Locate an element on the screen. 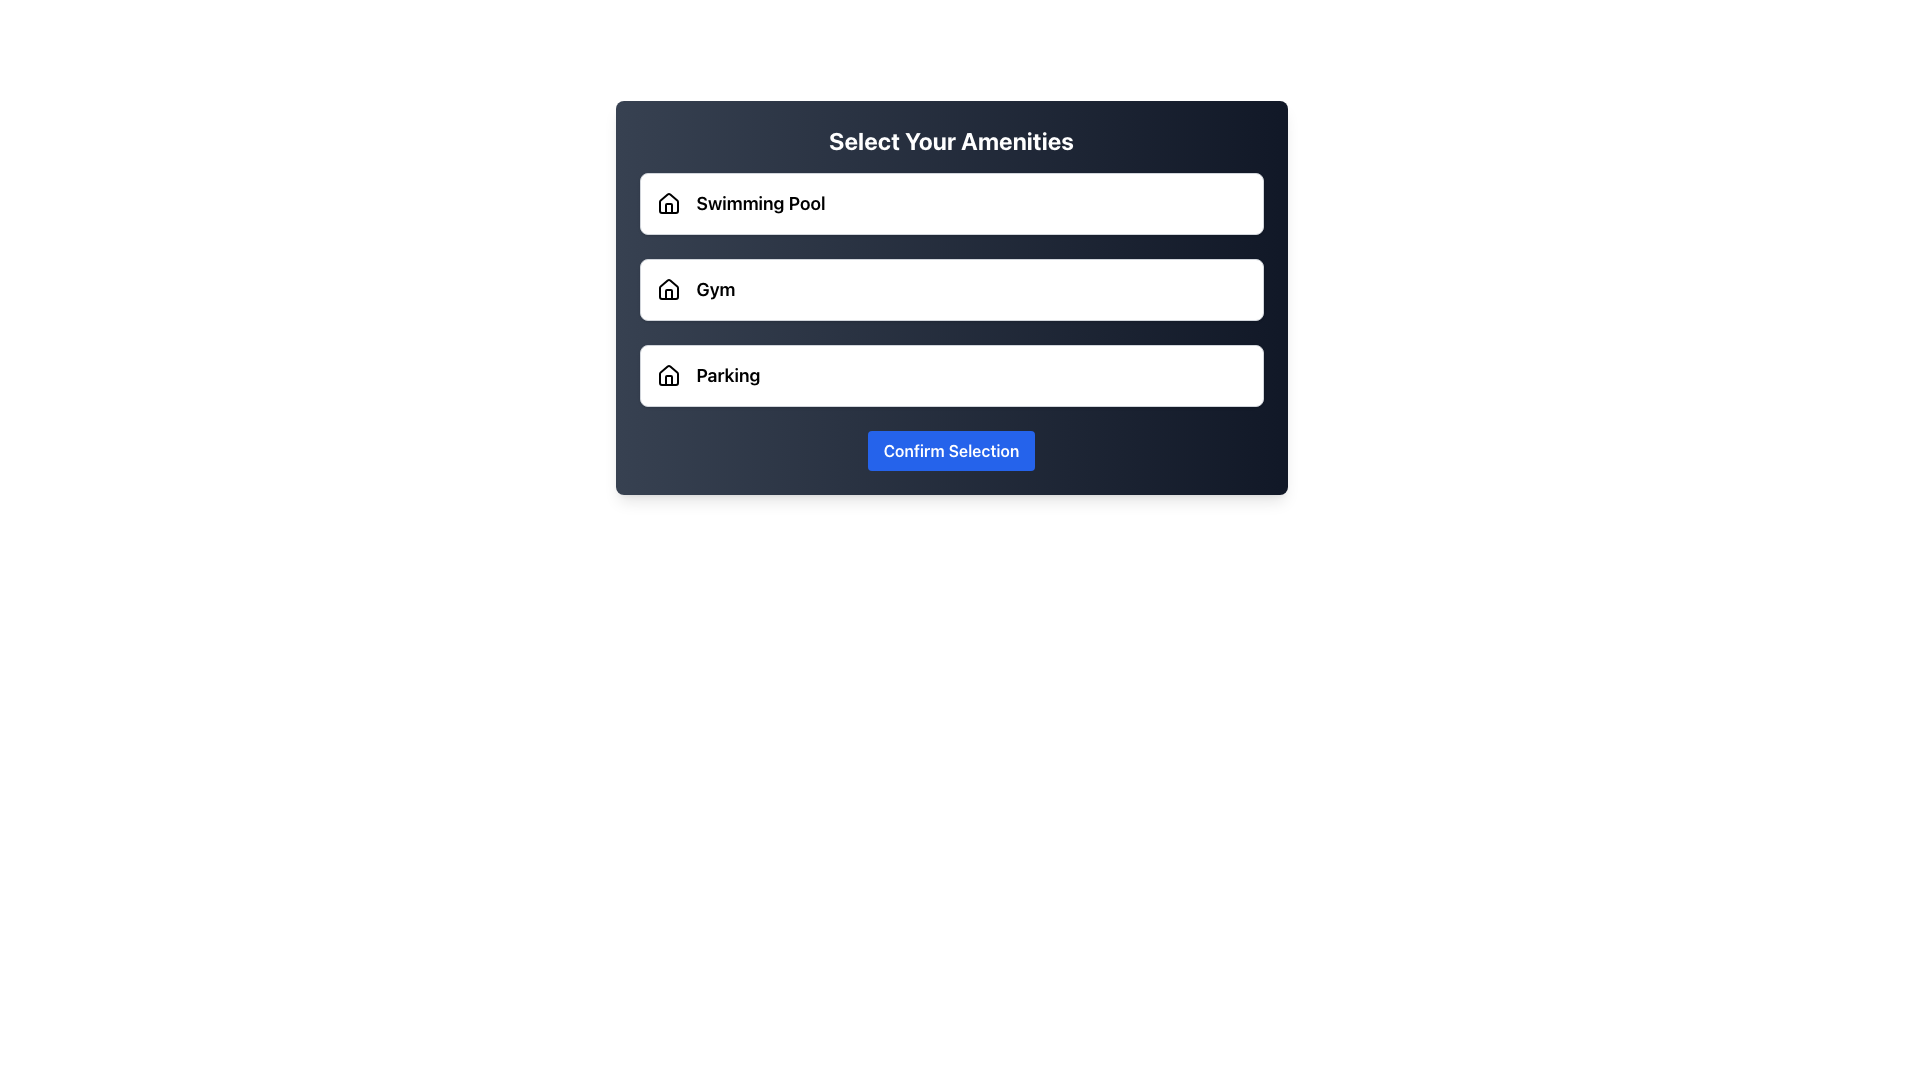 This screenshot has height=1080, width=1920. the 'Gym' text label, which is styled in bold font and located within the second selectable option of a vertical list in a modal dialog is located at coordinates (715, 289).